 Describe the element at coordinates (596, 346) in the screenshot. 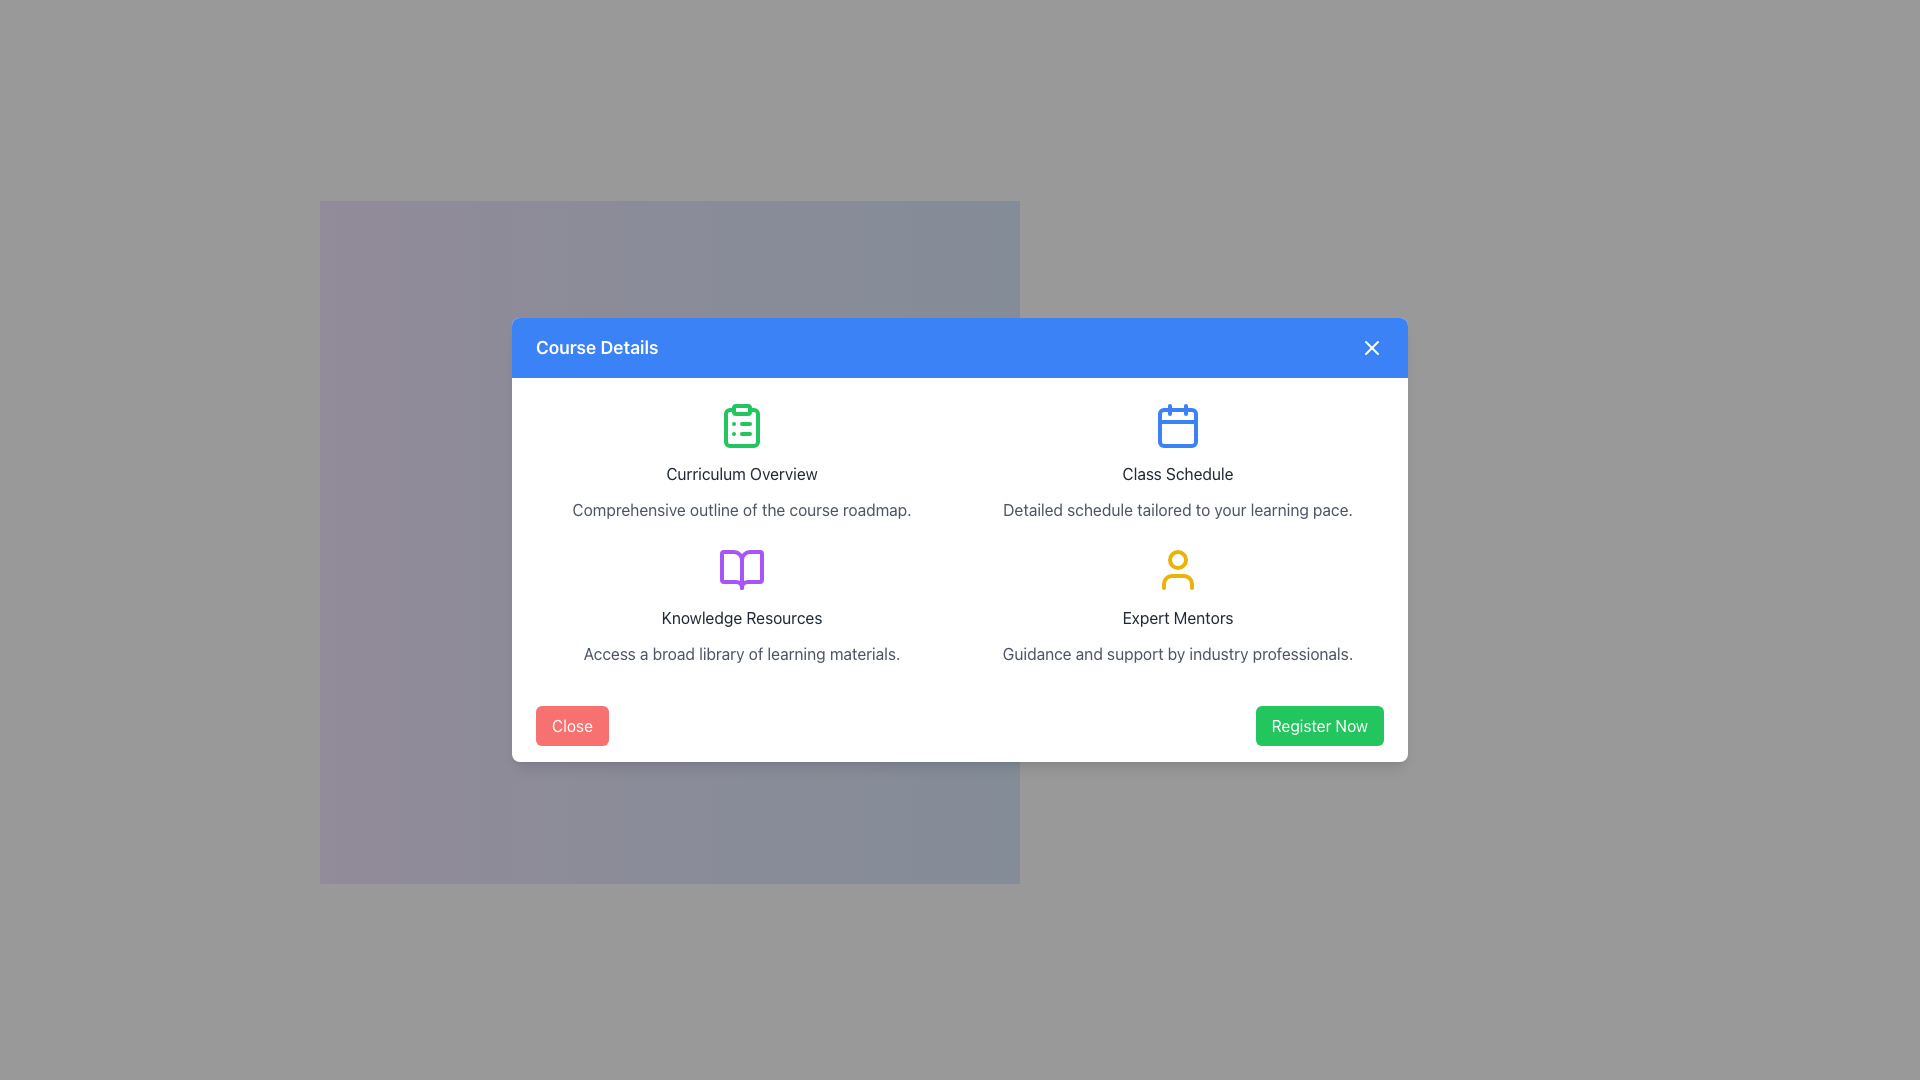

I see `the static text label displaying 'Course Details' in the blue header bar of the modal dialog` at that location.